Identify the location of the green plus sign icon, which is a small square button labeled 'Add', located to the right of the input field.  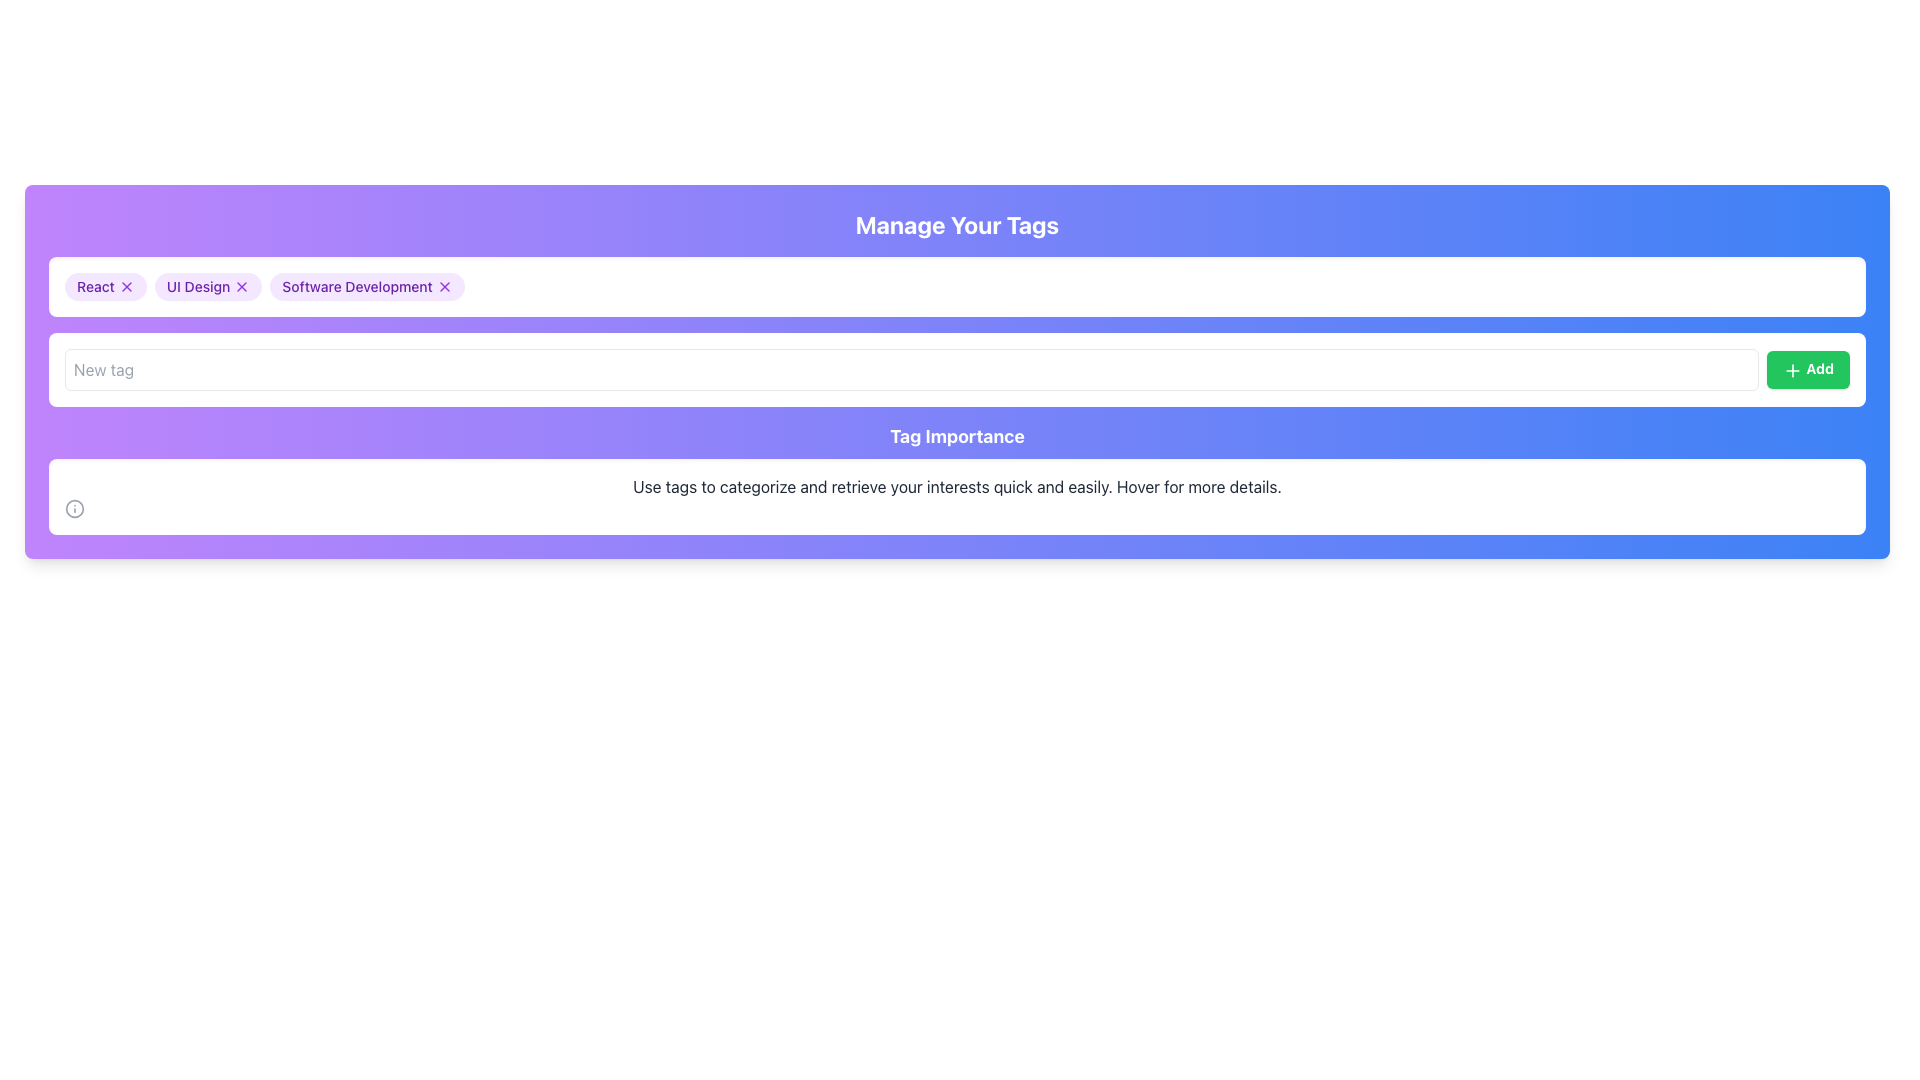
(1792, 370).